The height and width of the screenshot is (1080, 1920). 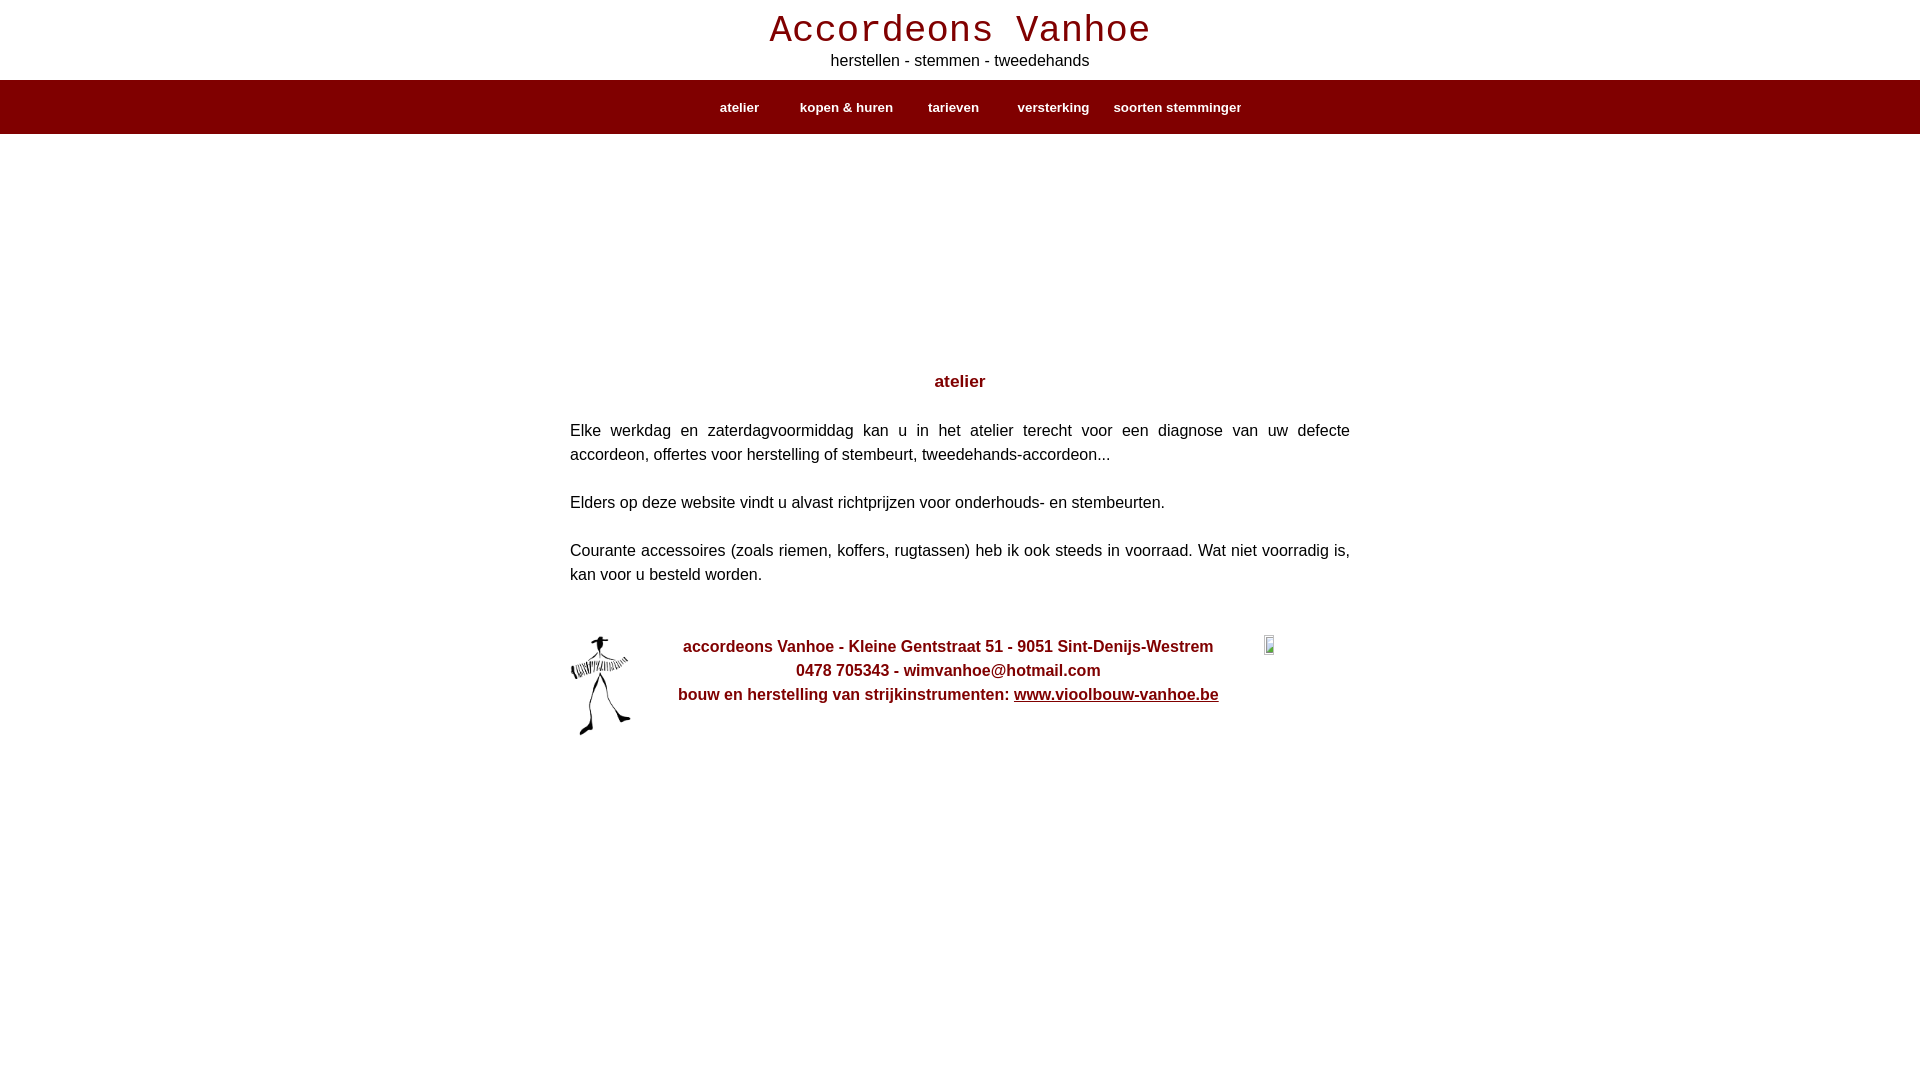 What do you see at coordinates (1115, 693) in the screenshot?
I see `'www.vioolbouw-vanhoe.be'` at bounding box center [1115, 693].